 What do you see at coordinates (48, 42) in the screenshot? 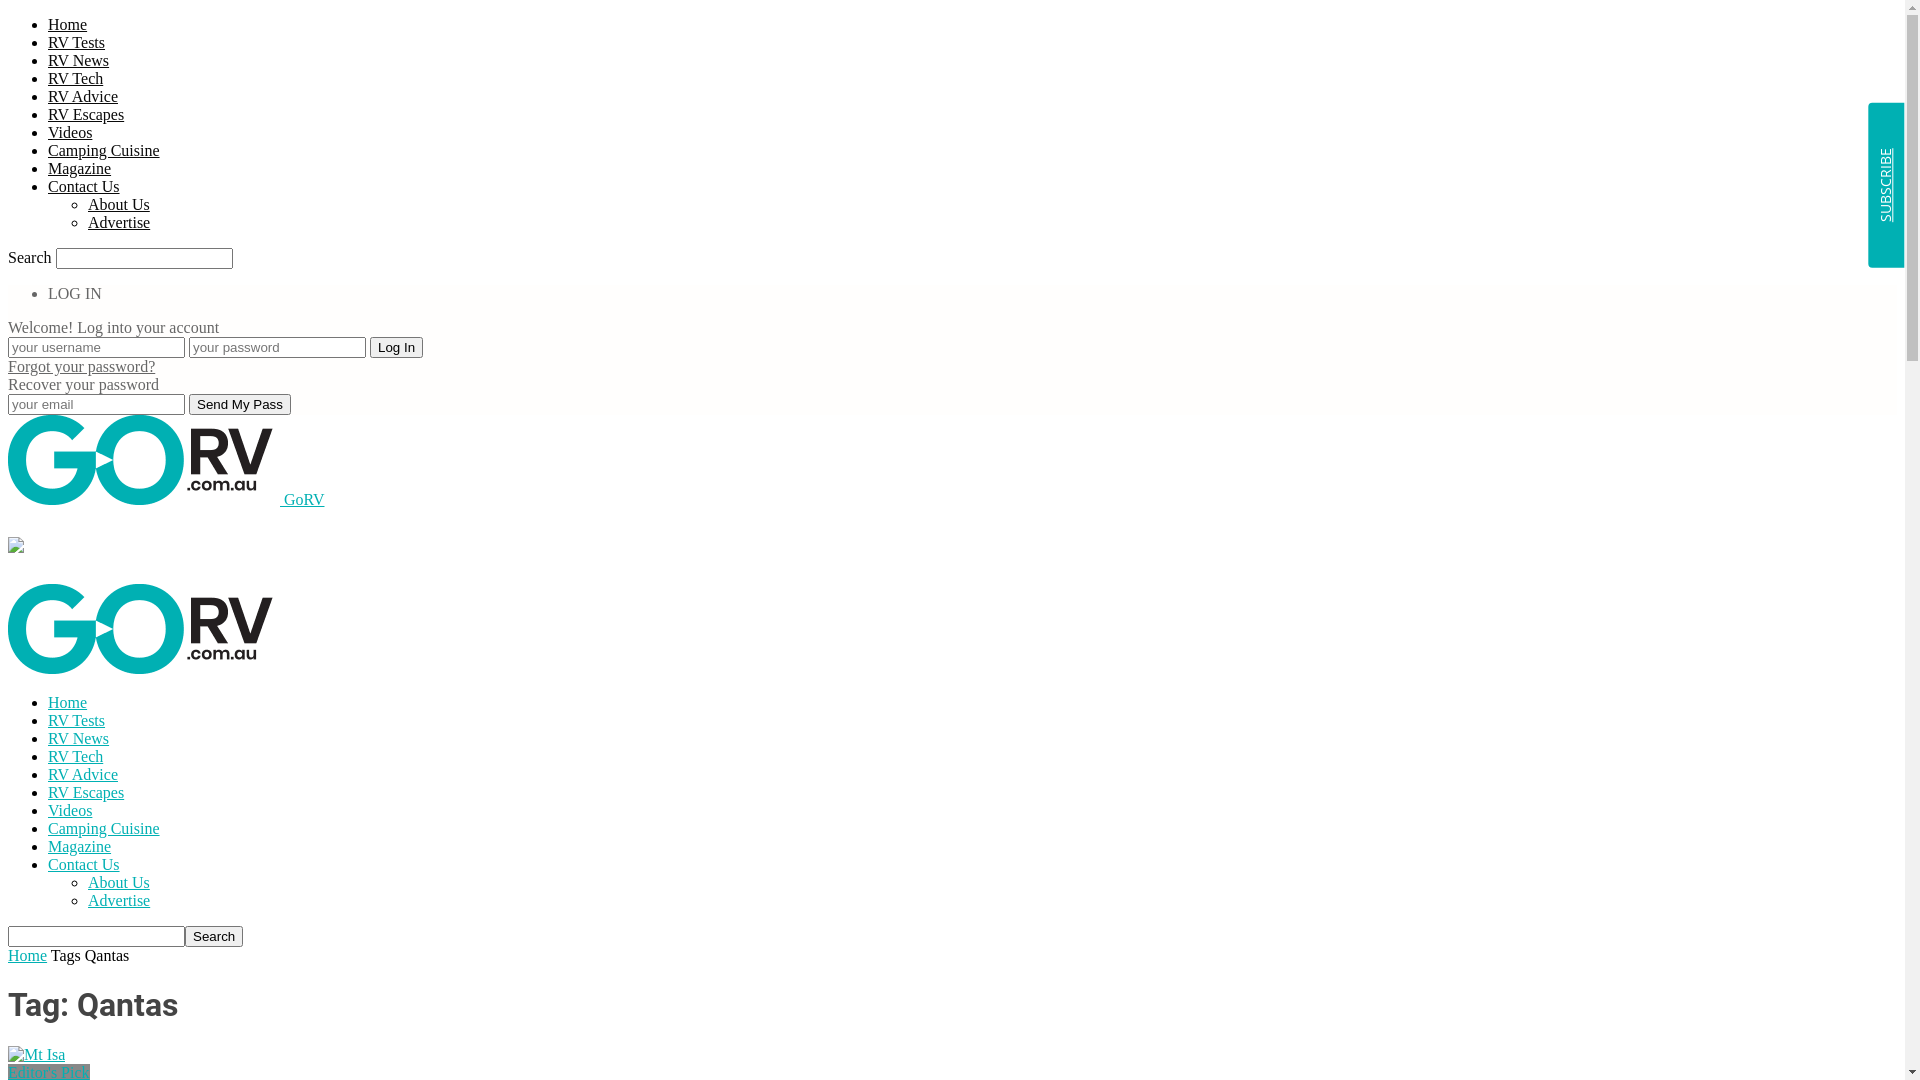
I see `'RV Tests'` at bounding box center [48, 42].